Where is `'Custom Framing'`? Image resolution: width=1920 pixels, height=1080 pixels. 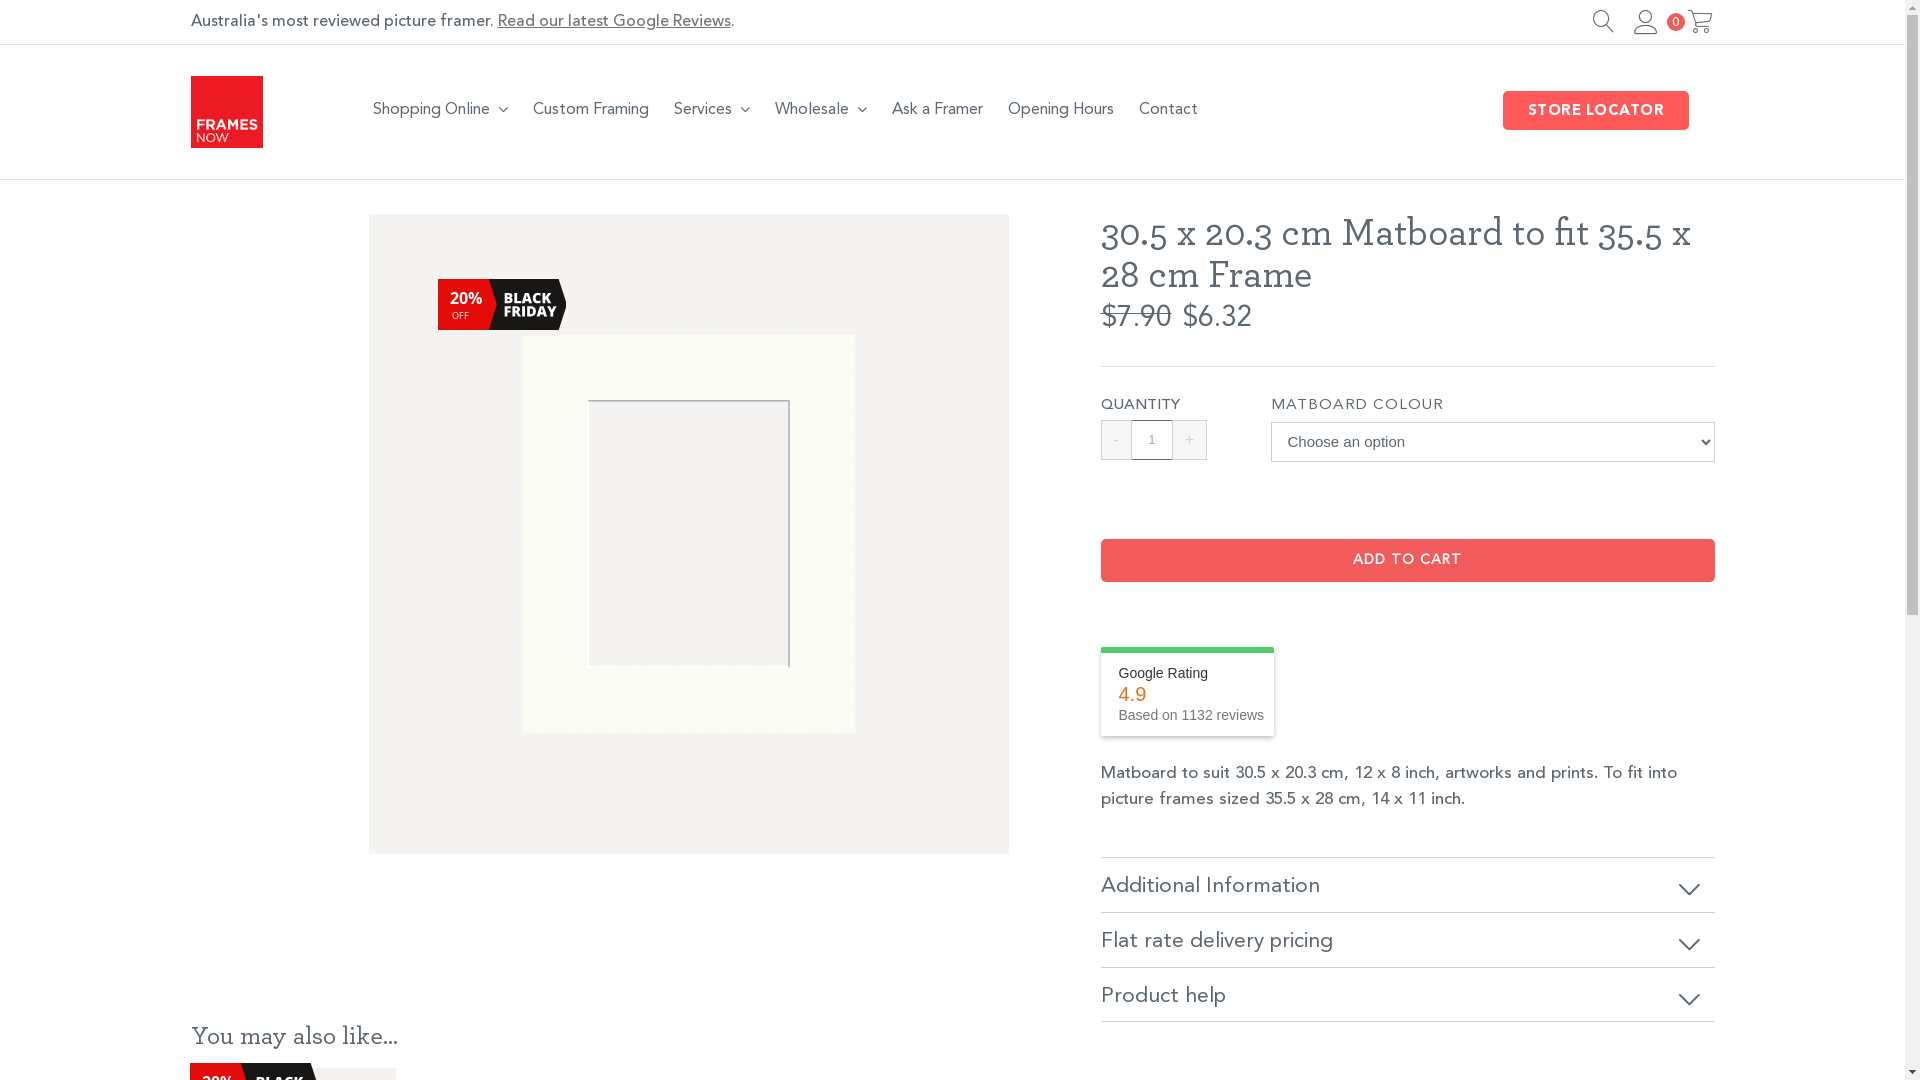
'Custom Framing' is located at coordinates (589, 110).